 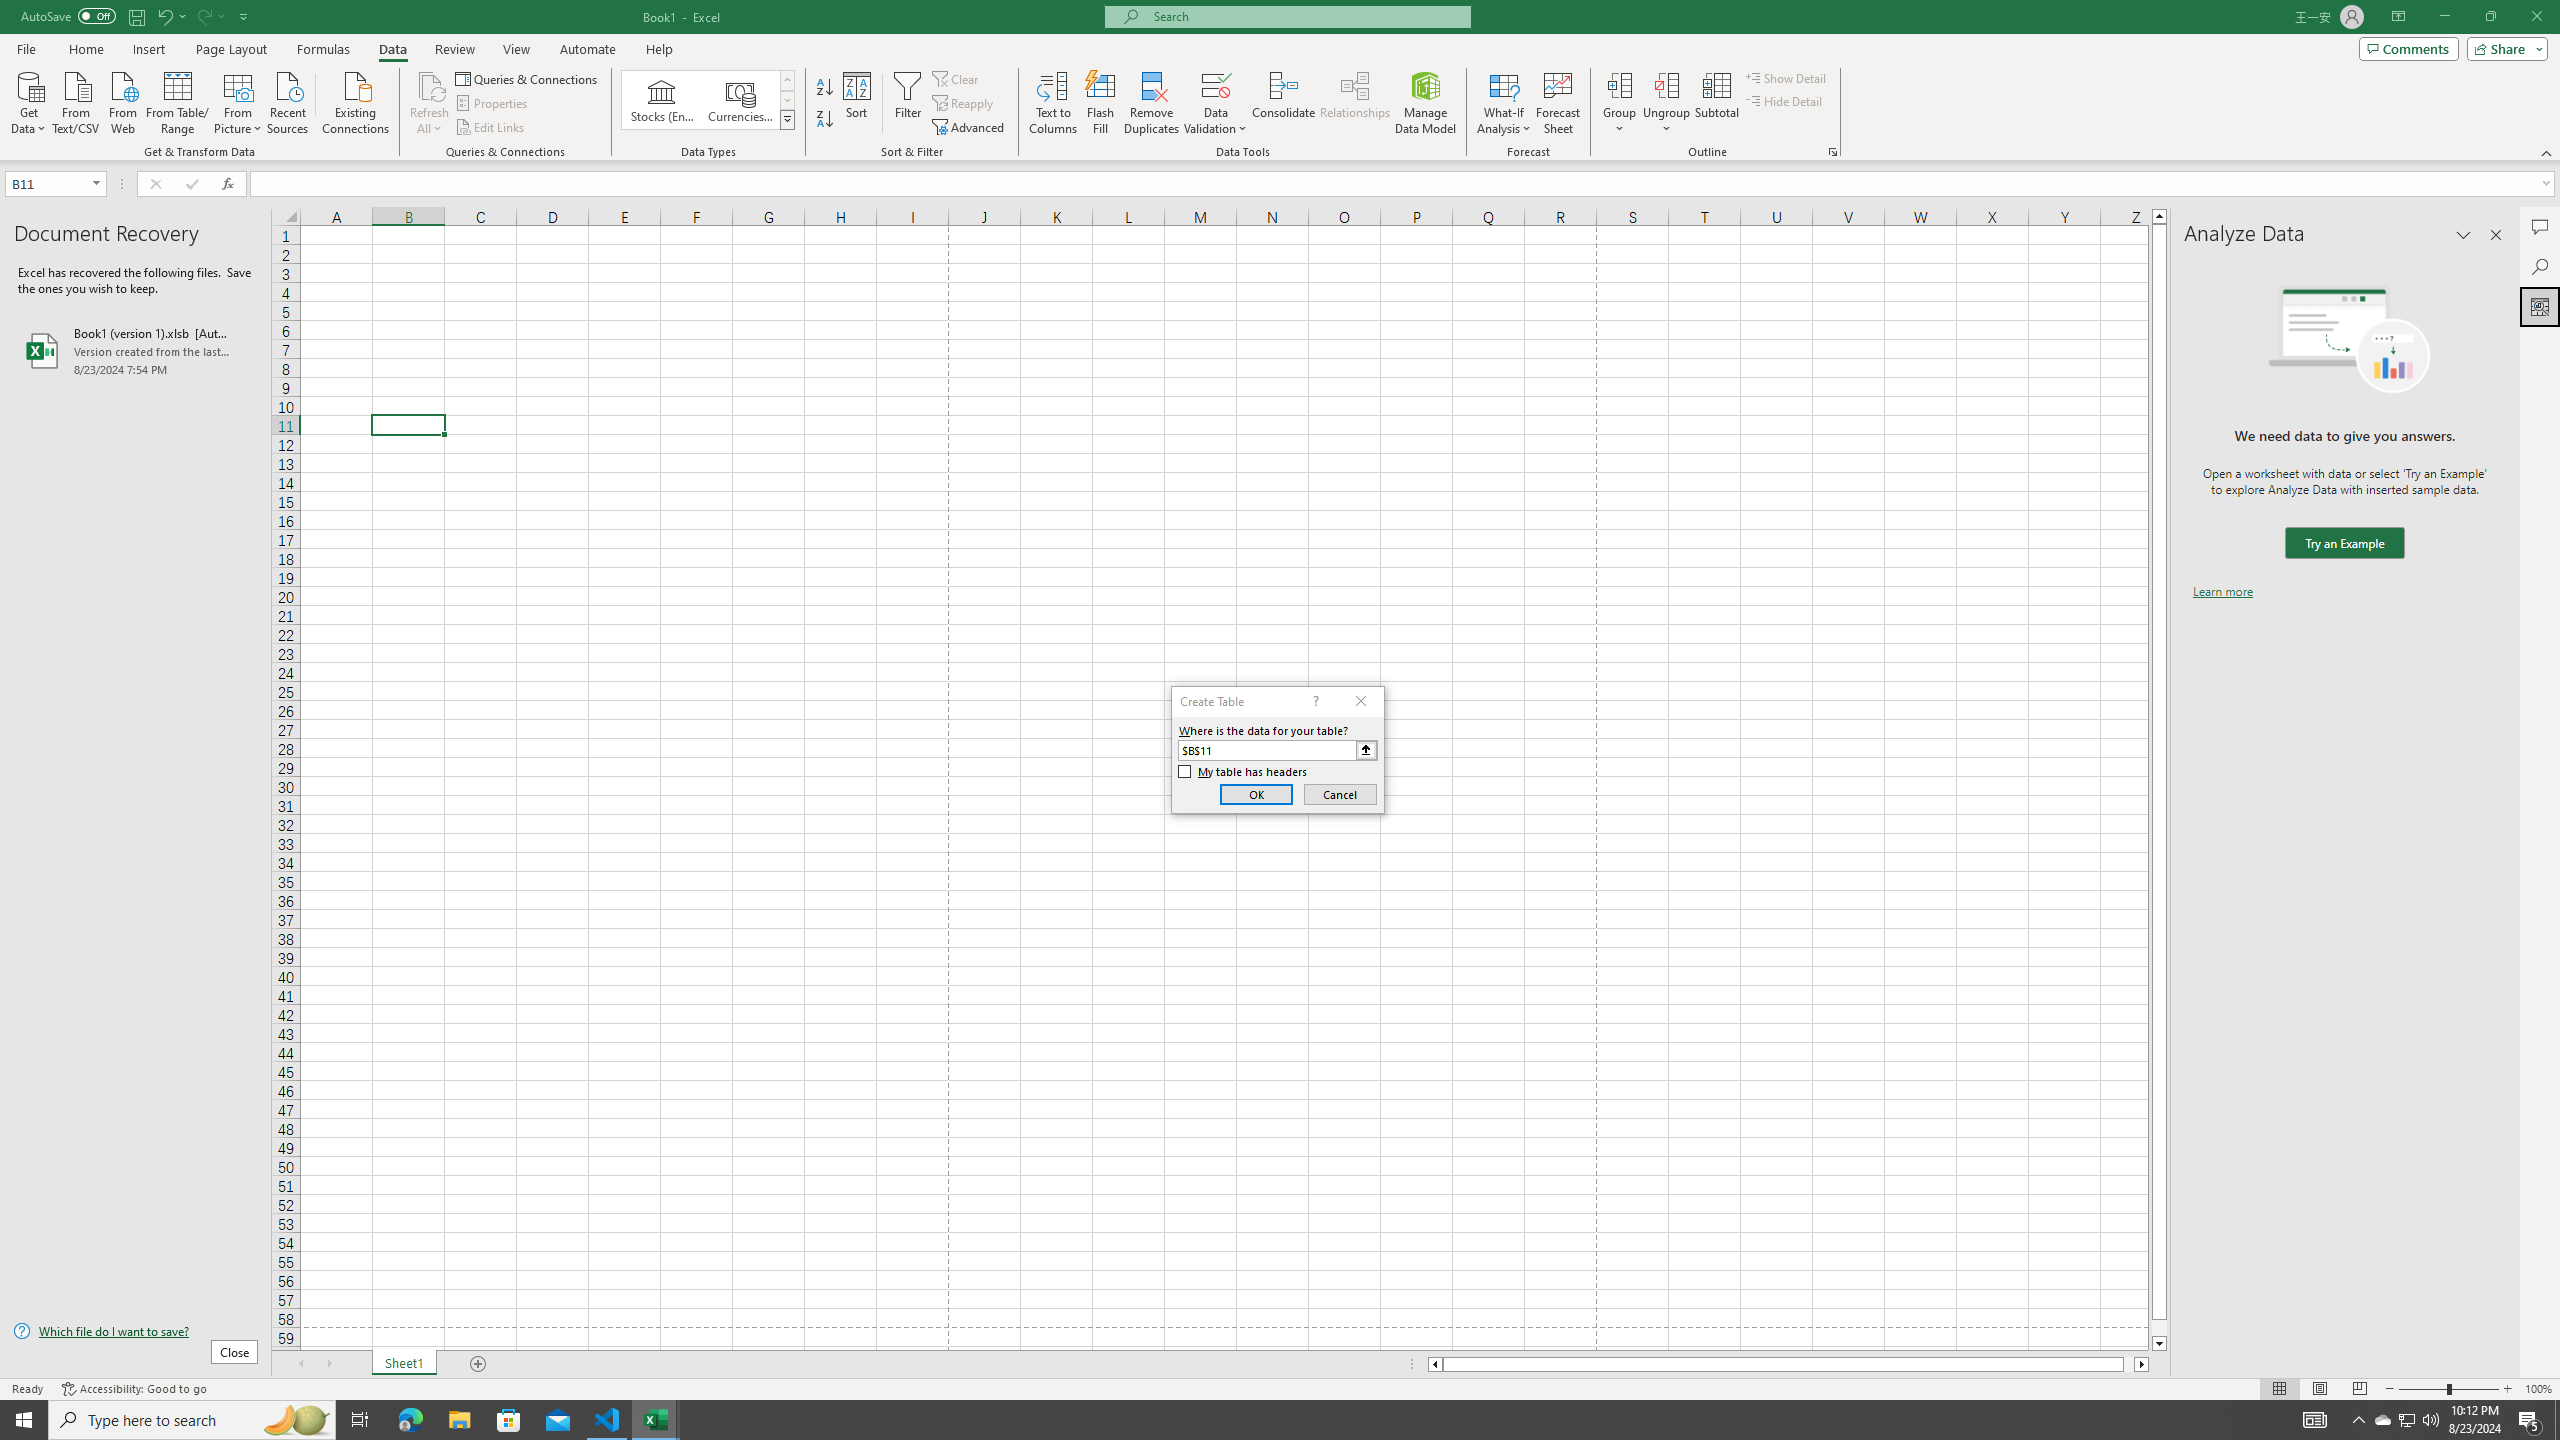 I want to click on 'From Picture', so click(x=239, y=100).